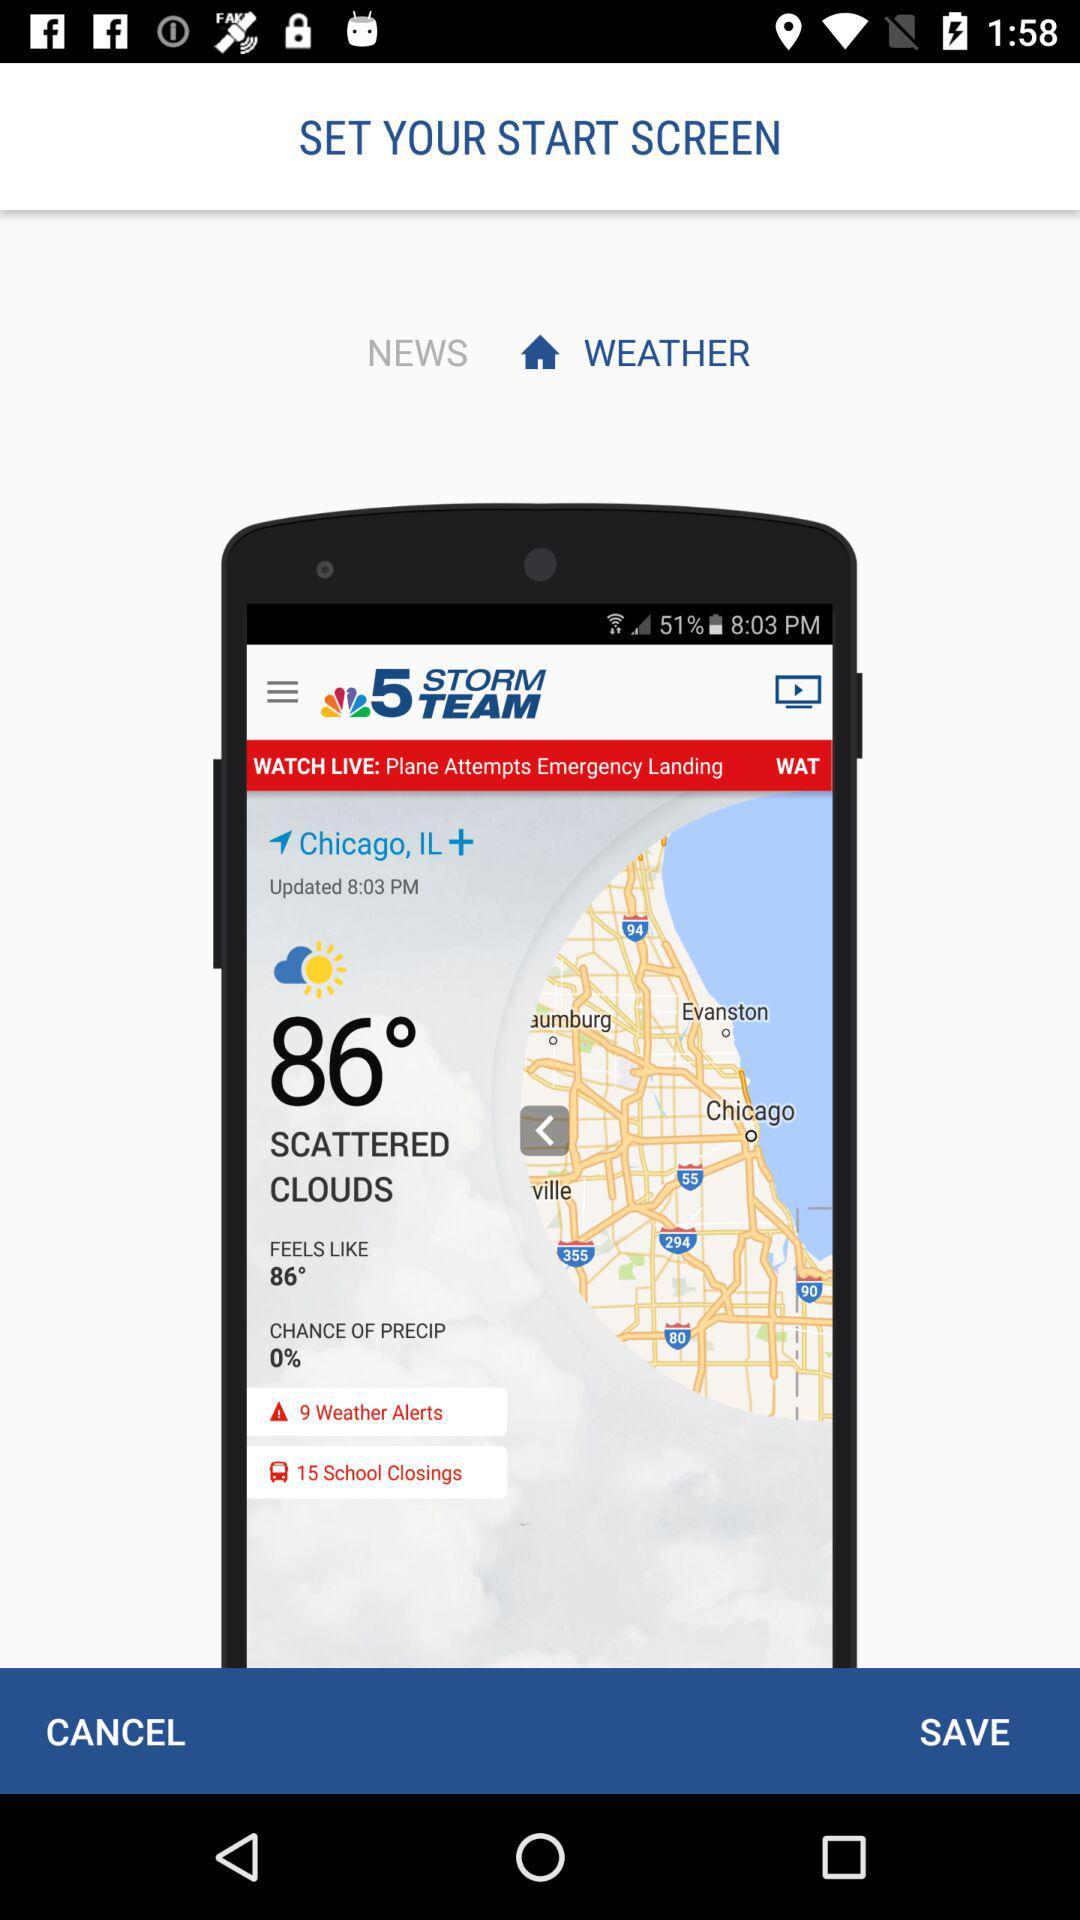  Describe the element at coordinates (963, 1730) in the screenshot. I see `icon at the bottom right corner` at that location.